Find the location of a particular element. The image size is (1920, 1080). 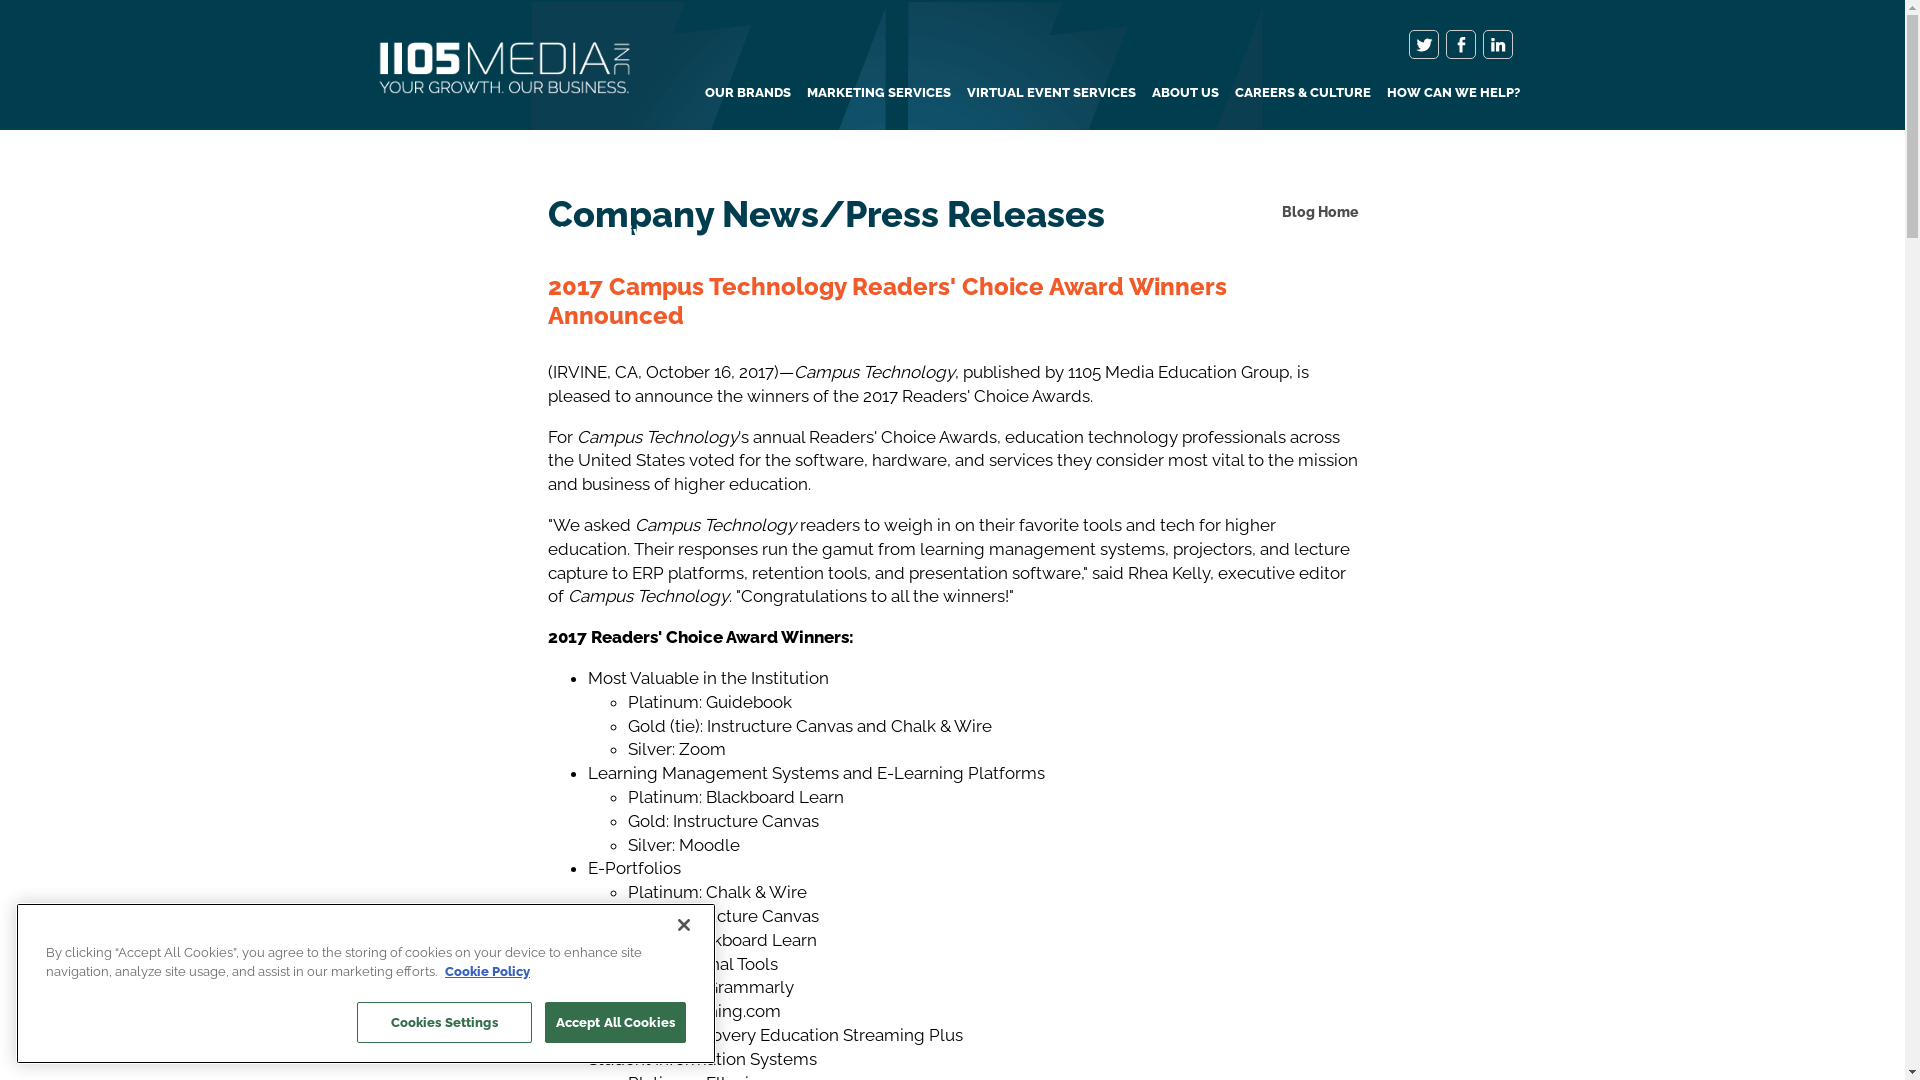

'OUR BRANDS' is located at coordinates (746, 92).